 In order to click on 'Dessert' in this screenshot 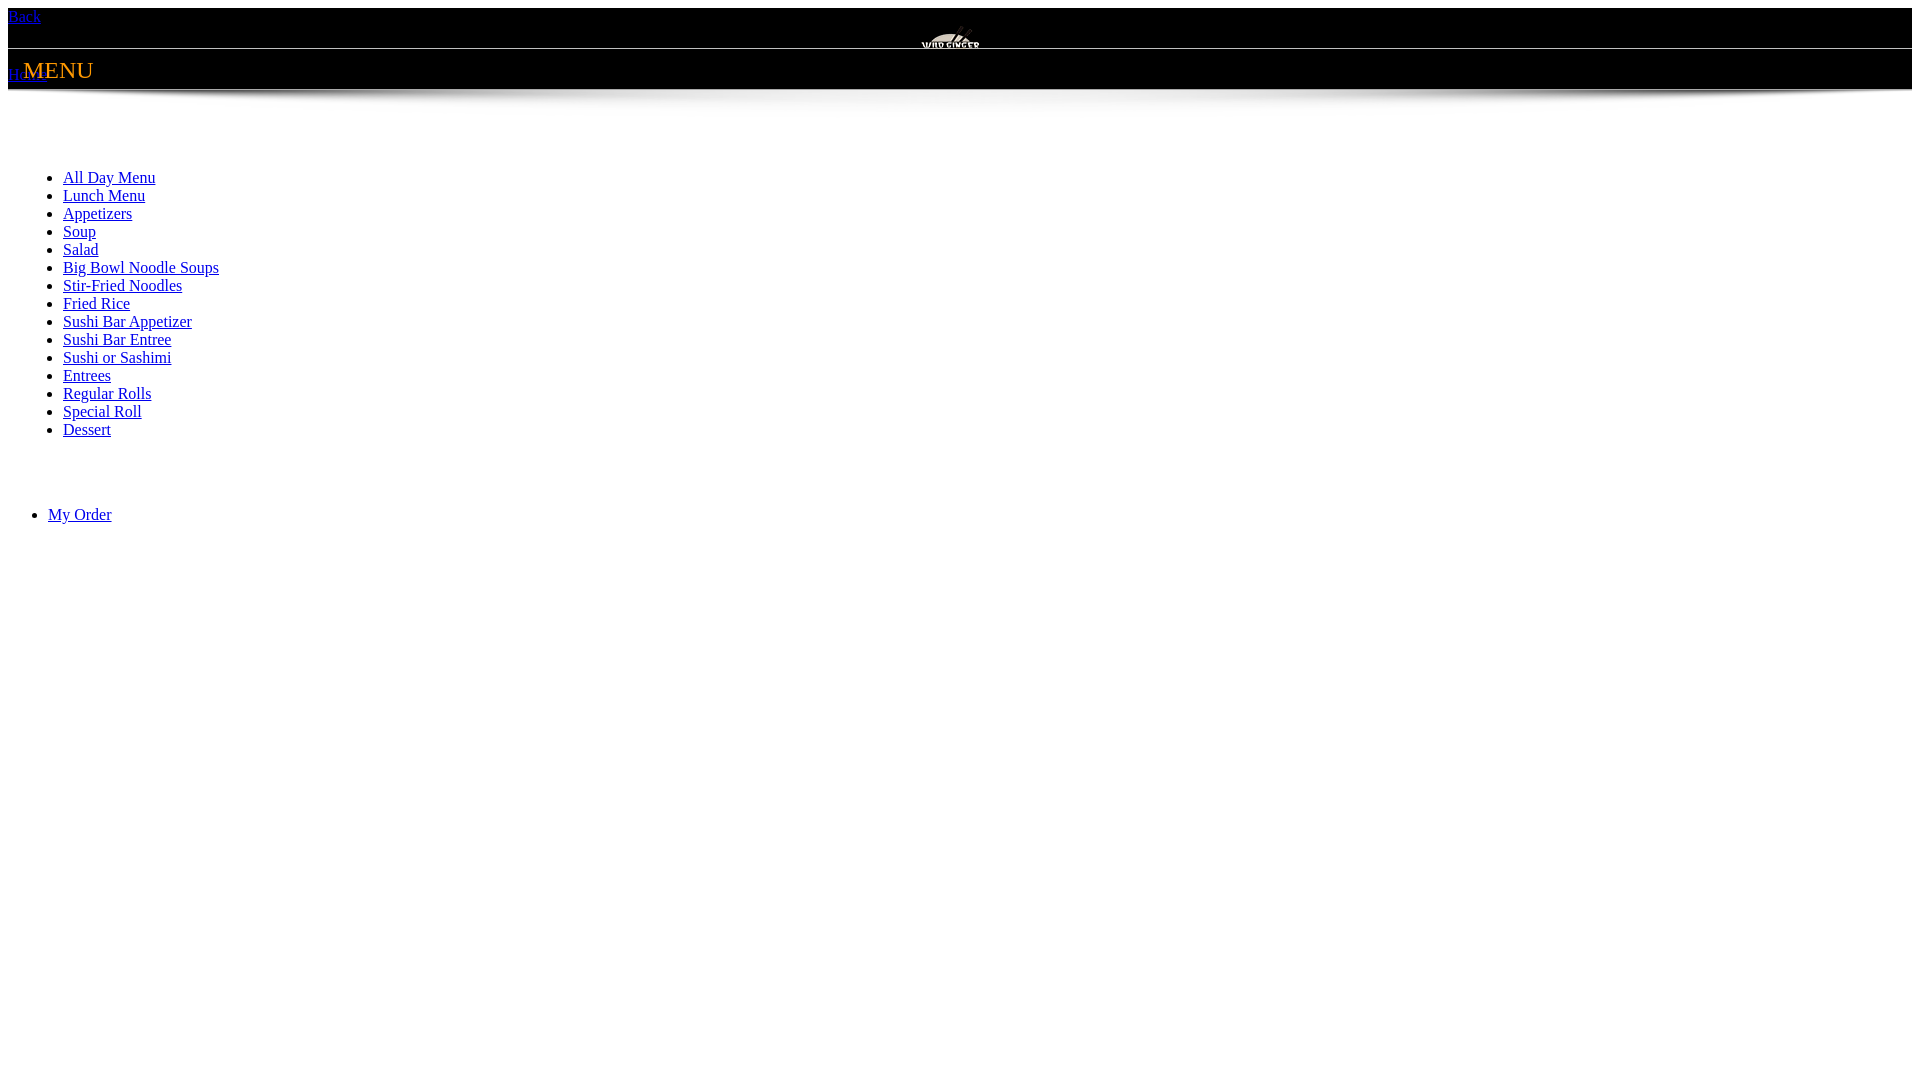, I will do `click(85, 428)`.